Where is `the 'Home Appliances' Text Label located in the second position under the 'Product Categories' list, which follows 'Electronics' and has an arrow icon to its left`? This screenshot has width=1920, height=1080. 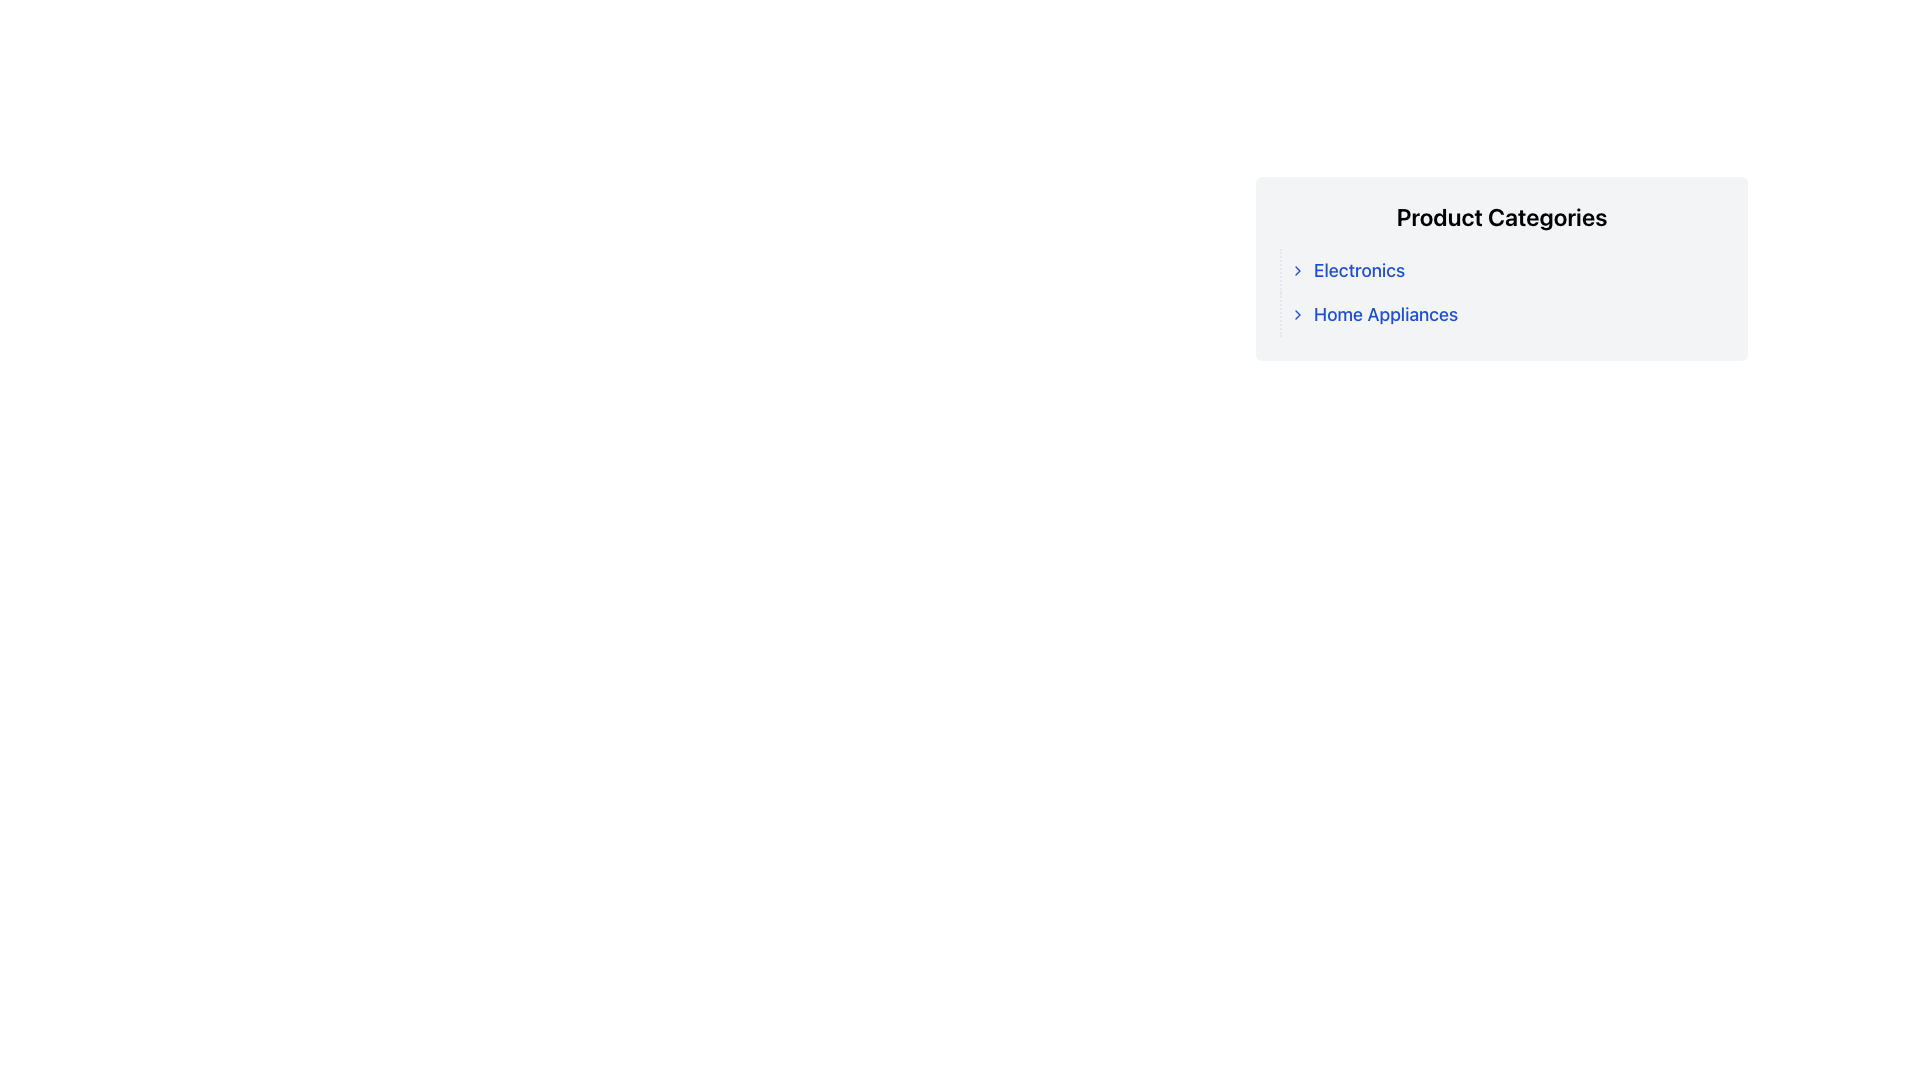 the 'Home Appliances' Text Label located in the second position under the 'Product Categories' list, which follows 'Electronics' and has an arrow icon to its left is located at coordinates (1385, 315).